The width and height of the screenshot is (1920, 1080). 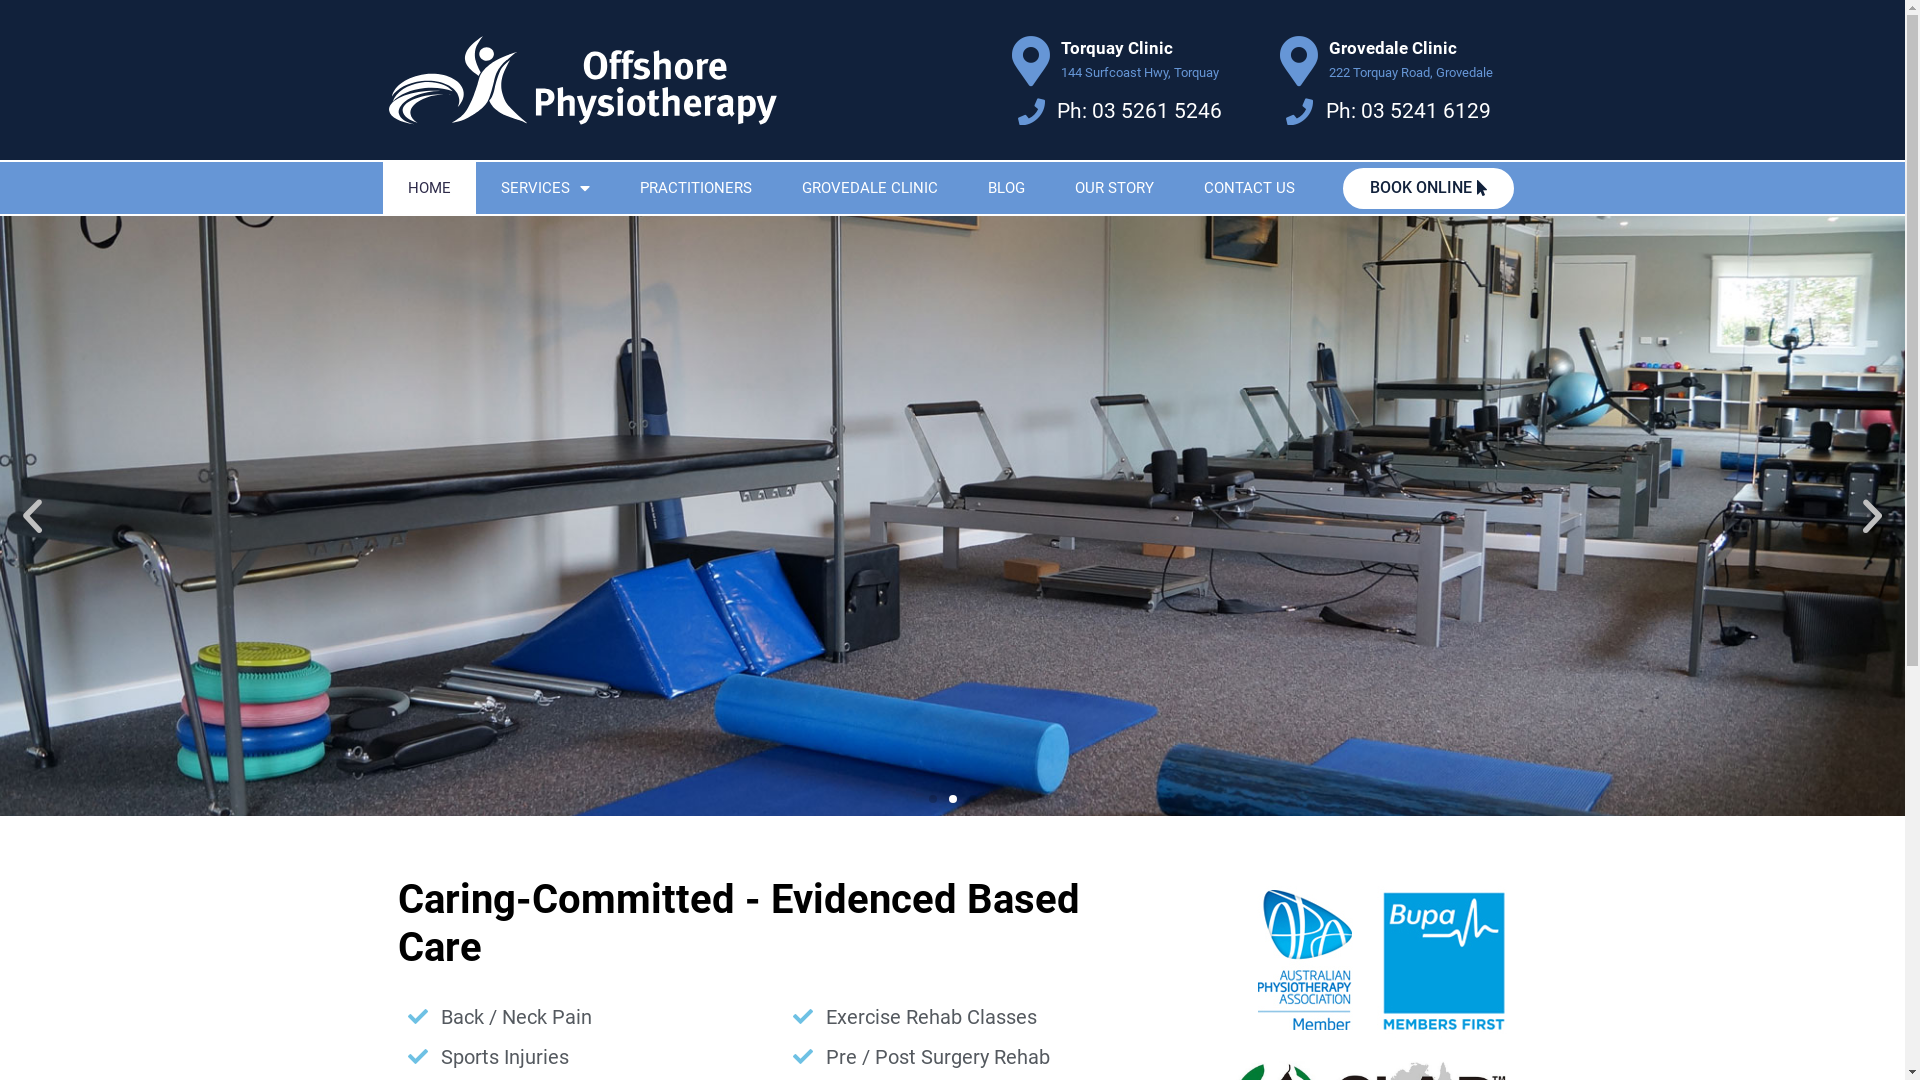 I want to click on 'BOOK ONLINE', so click(x=1427, y=188).